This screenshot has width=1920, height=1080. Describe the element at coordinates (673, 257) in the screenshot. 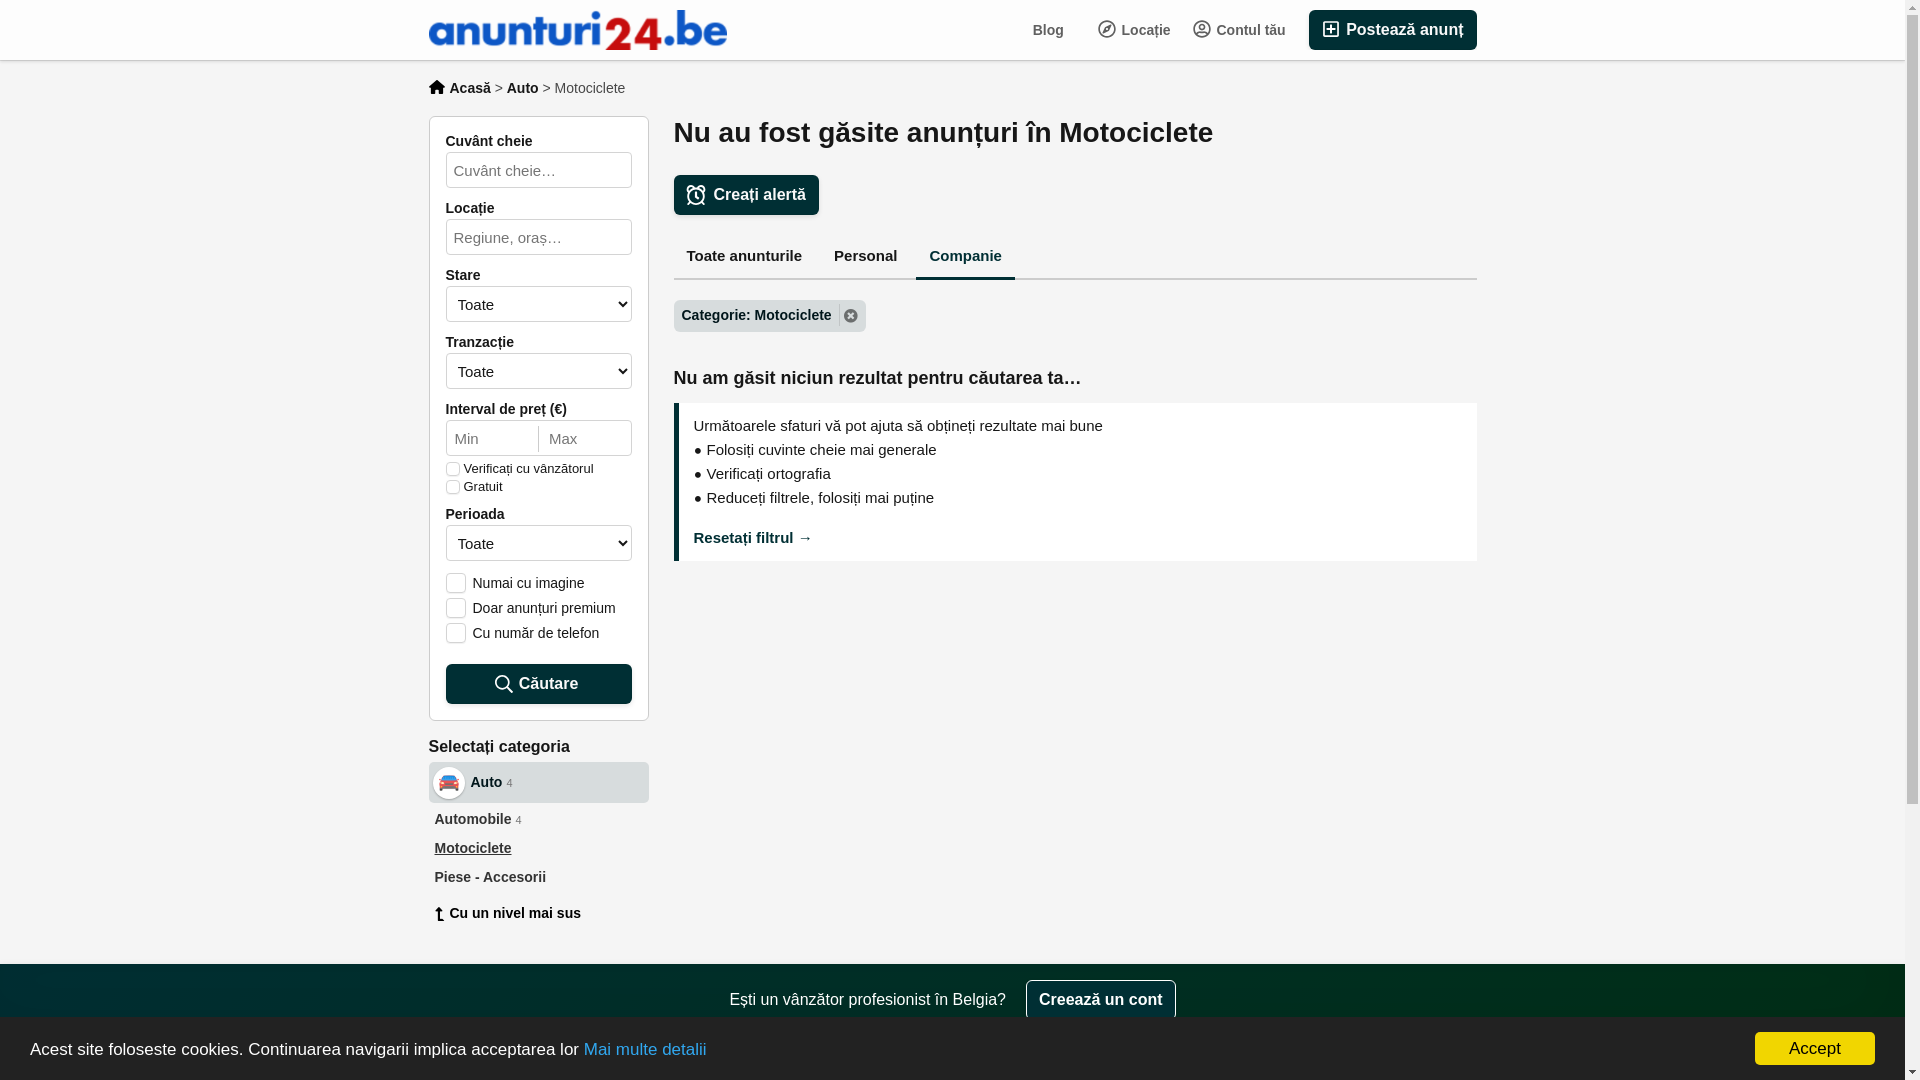

I see `'Toate anunturile'` at that location.